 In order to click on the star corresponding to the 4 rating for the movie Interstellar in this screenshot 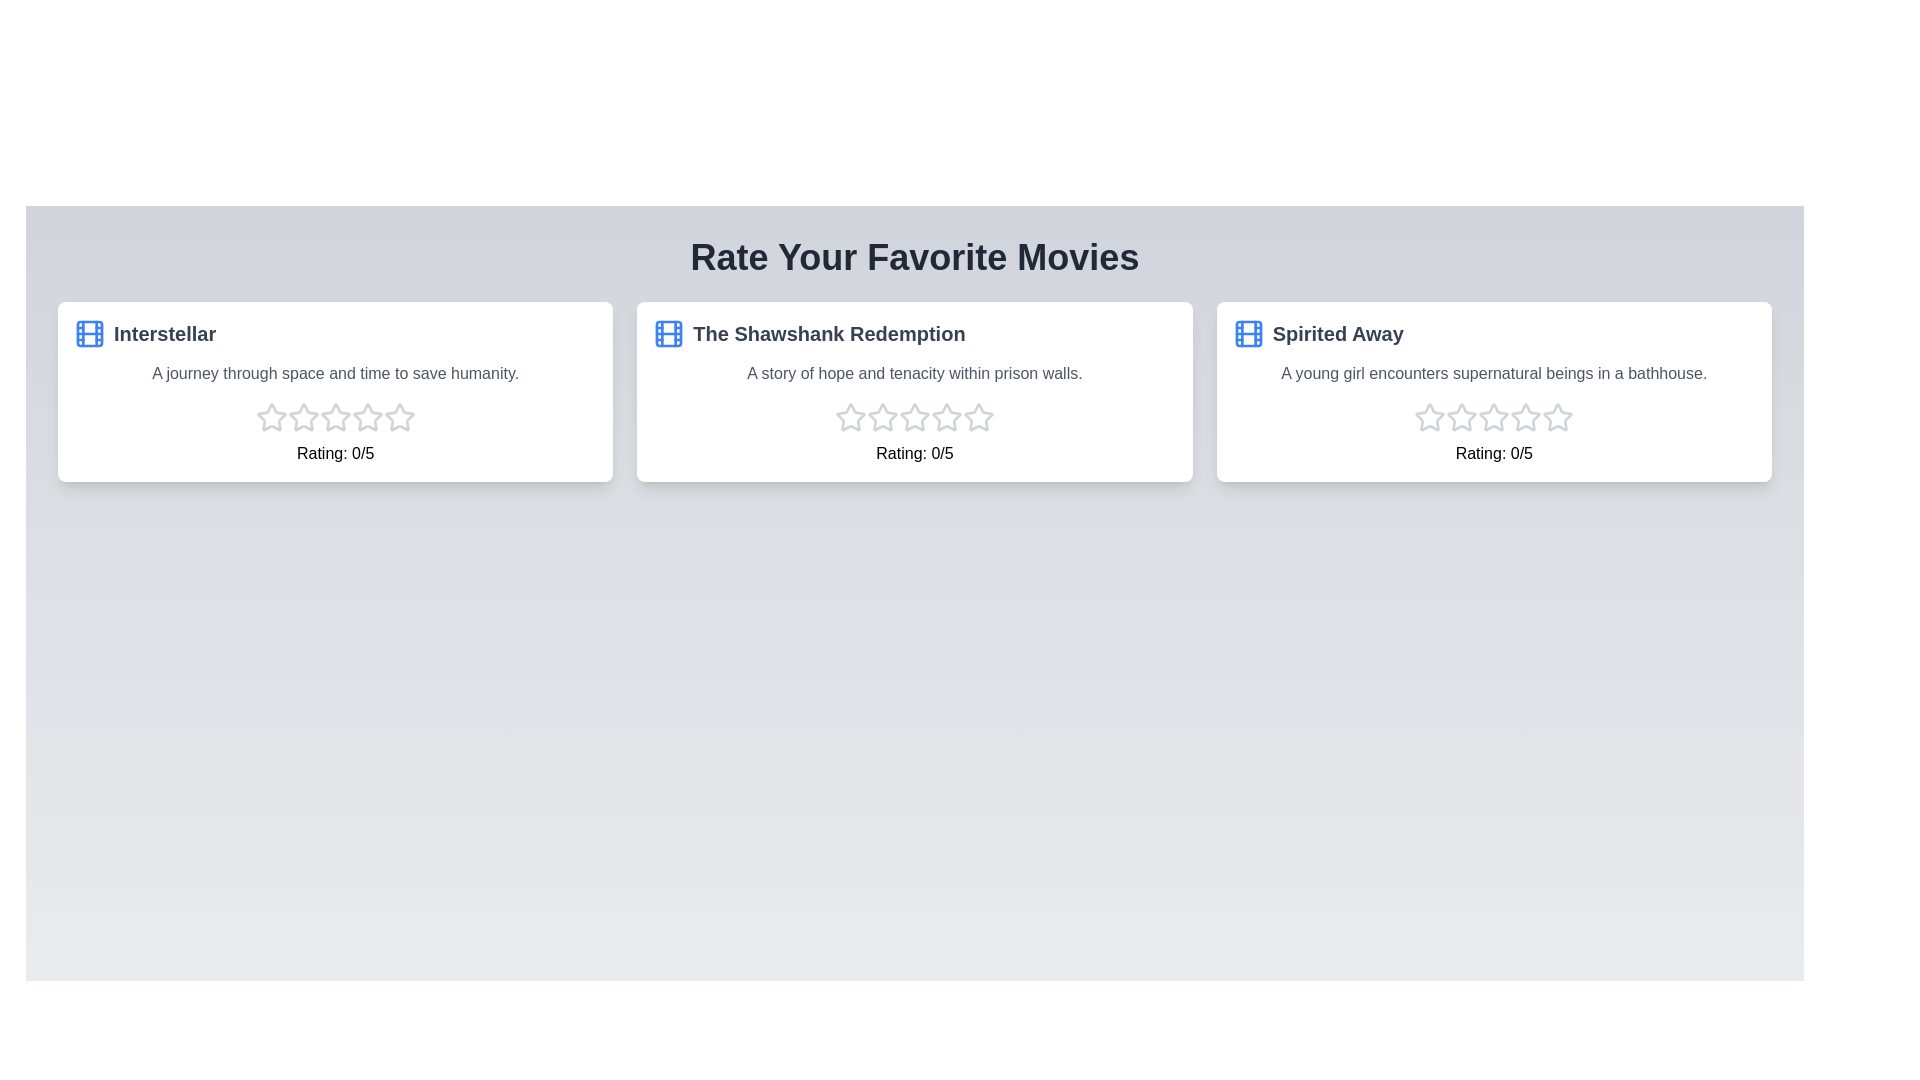, I will do `click(367, 416)`.